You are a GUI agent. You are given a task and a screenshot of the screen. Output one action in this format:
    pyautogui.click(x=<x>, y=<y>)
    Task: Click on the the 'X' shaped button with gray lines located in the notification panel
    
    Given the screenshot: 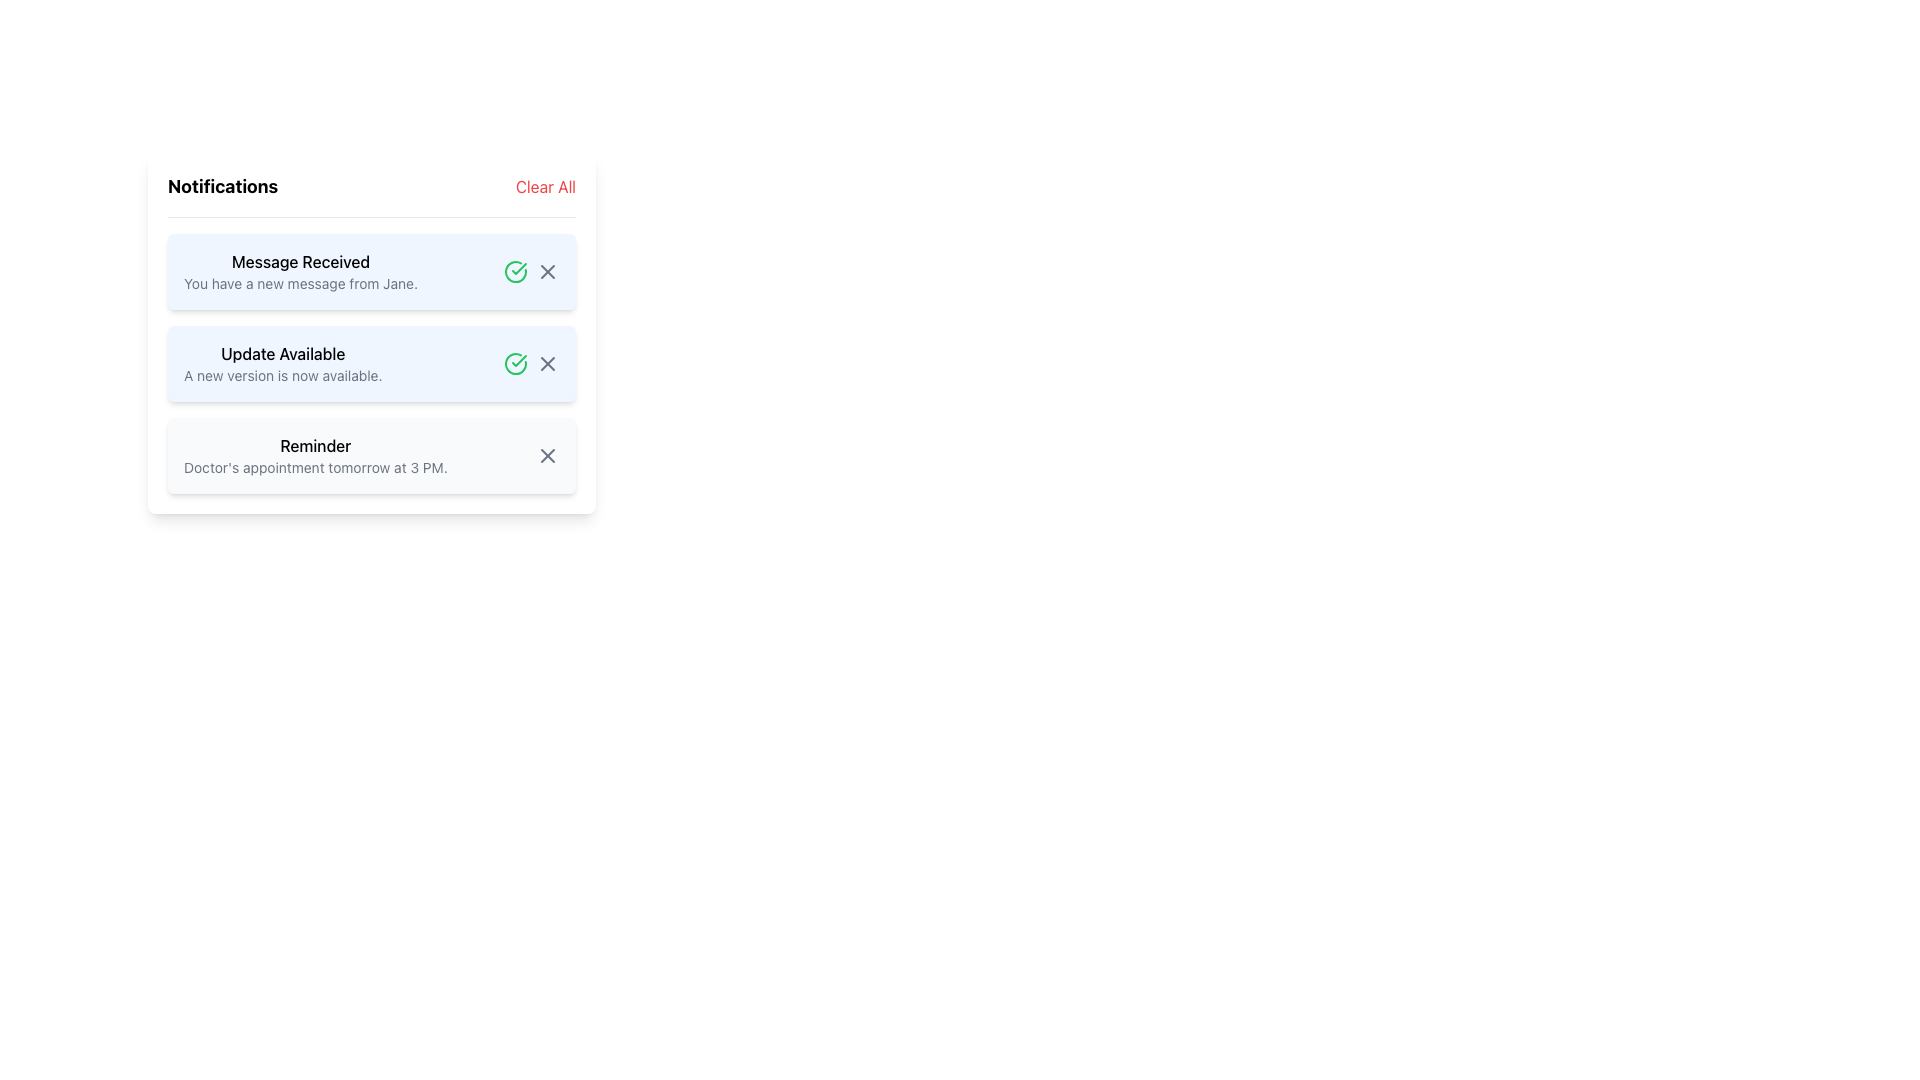 What is the action you would take?
    pyautogui.click(x=547, y=455)
    